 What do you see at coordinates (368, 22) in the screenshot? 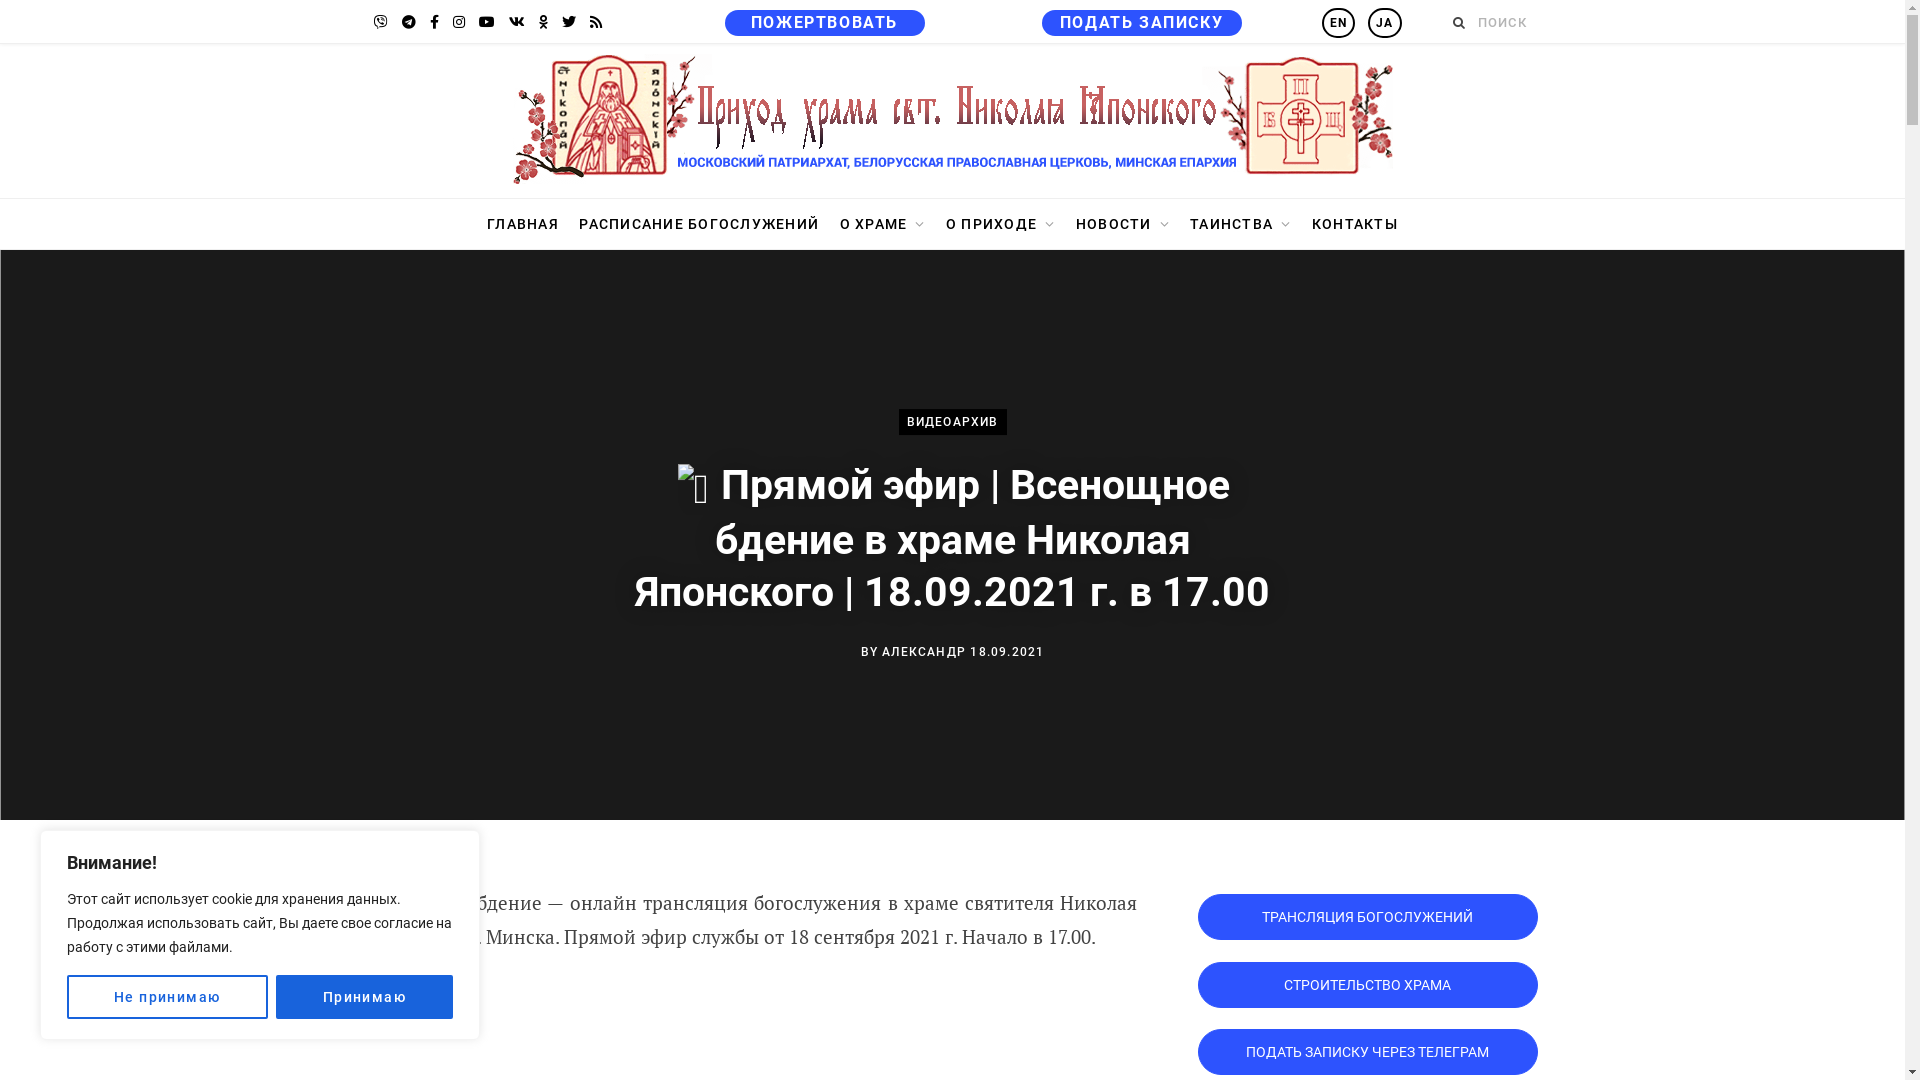
I see `'Steam'` at bounding box center [368, 22].